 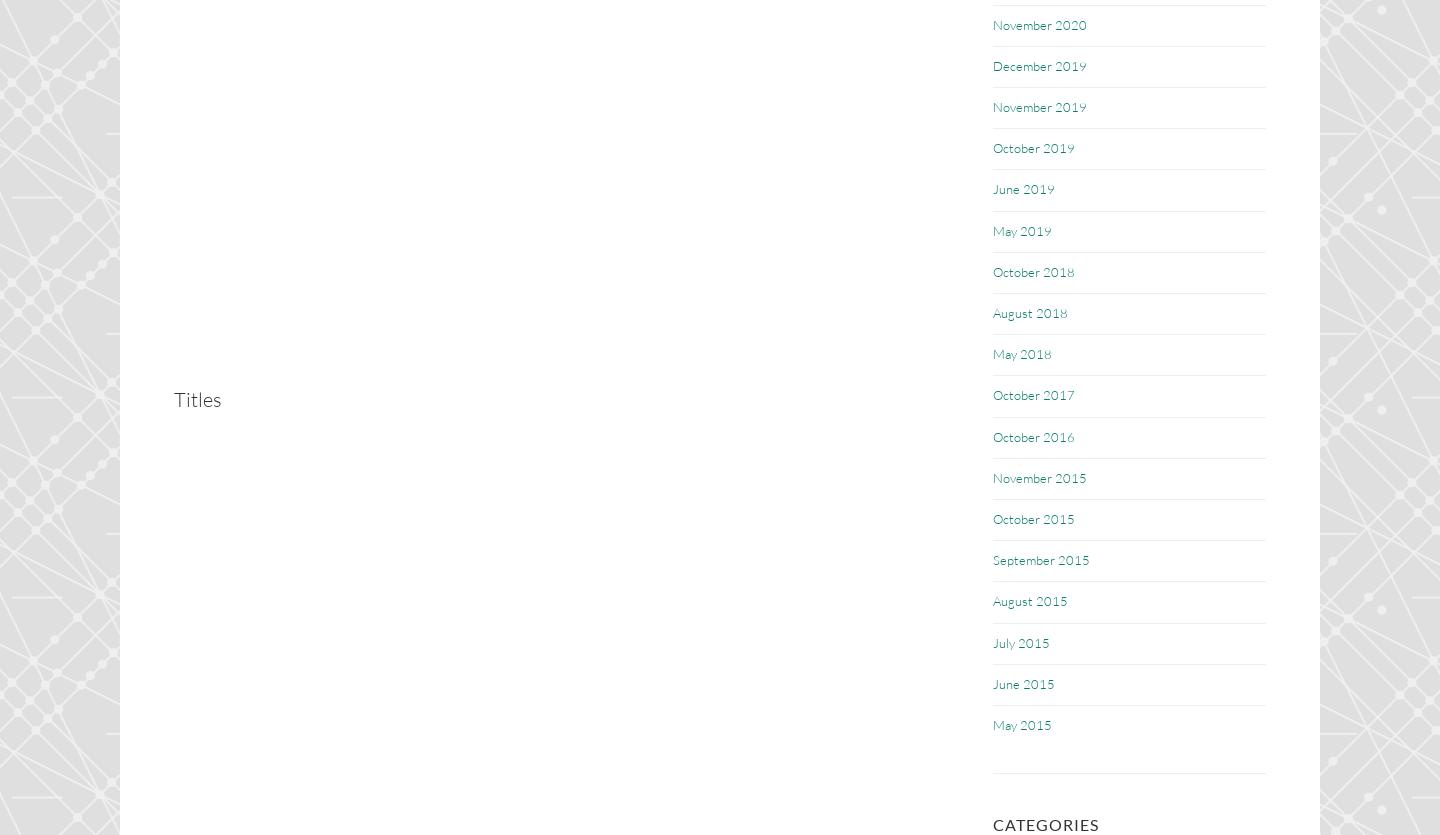 What do you see at coordinates (1022, 229) in the screenshot?
I see `'May 2019'` at bounding box center [1022, 229].